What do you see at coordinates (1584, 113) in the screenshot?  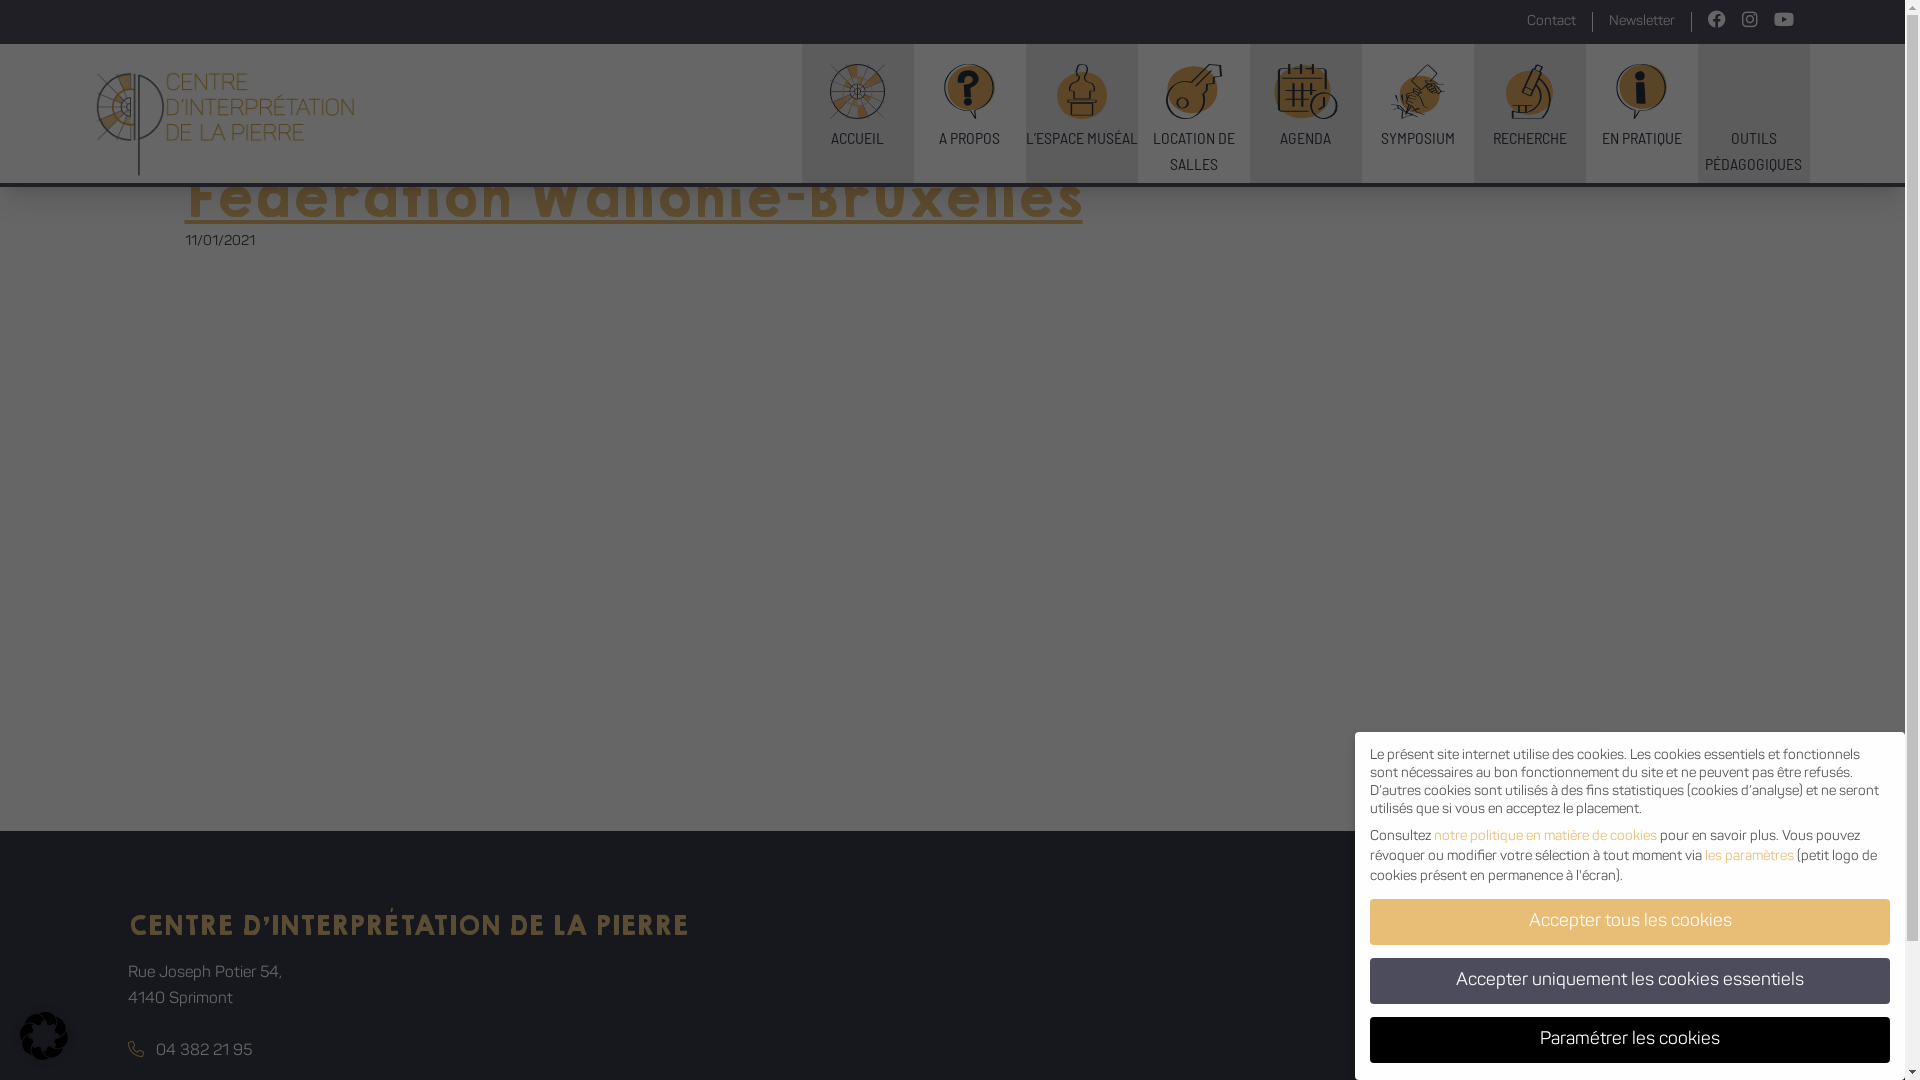 I see `'EN PRATIQUE'` at bounding box center [1584, 113].